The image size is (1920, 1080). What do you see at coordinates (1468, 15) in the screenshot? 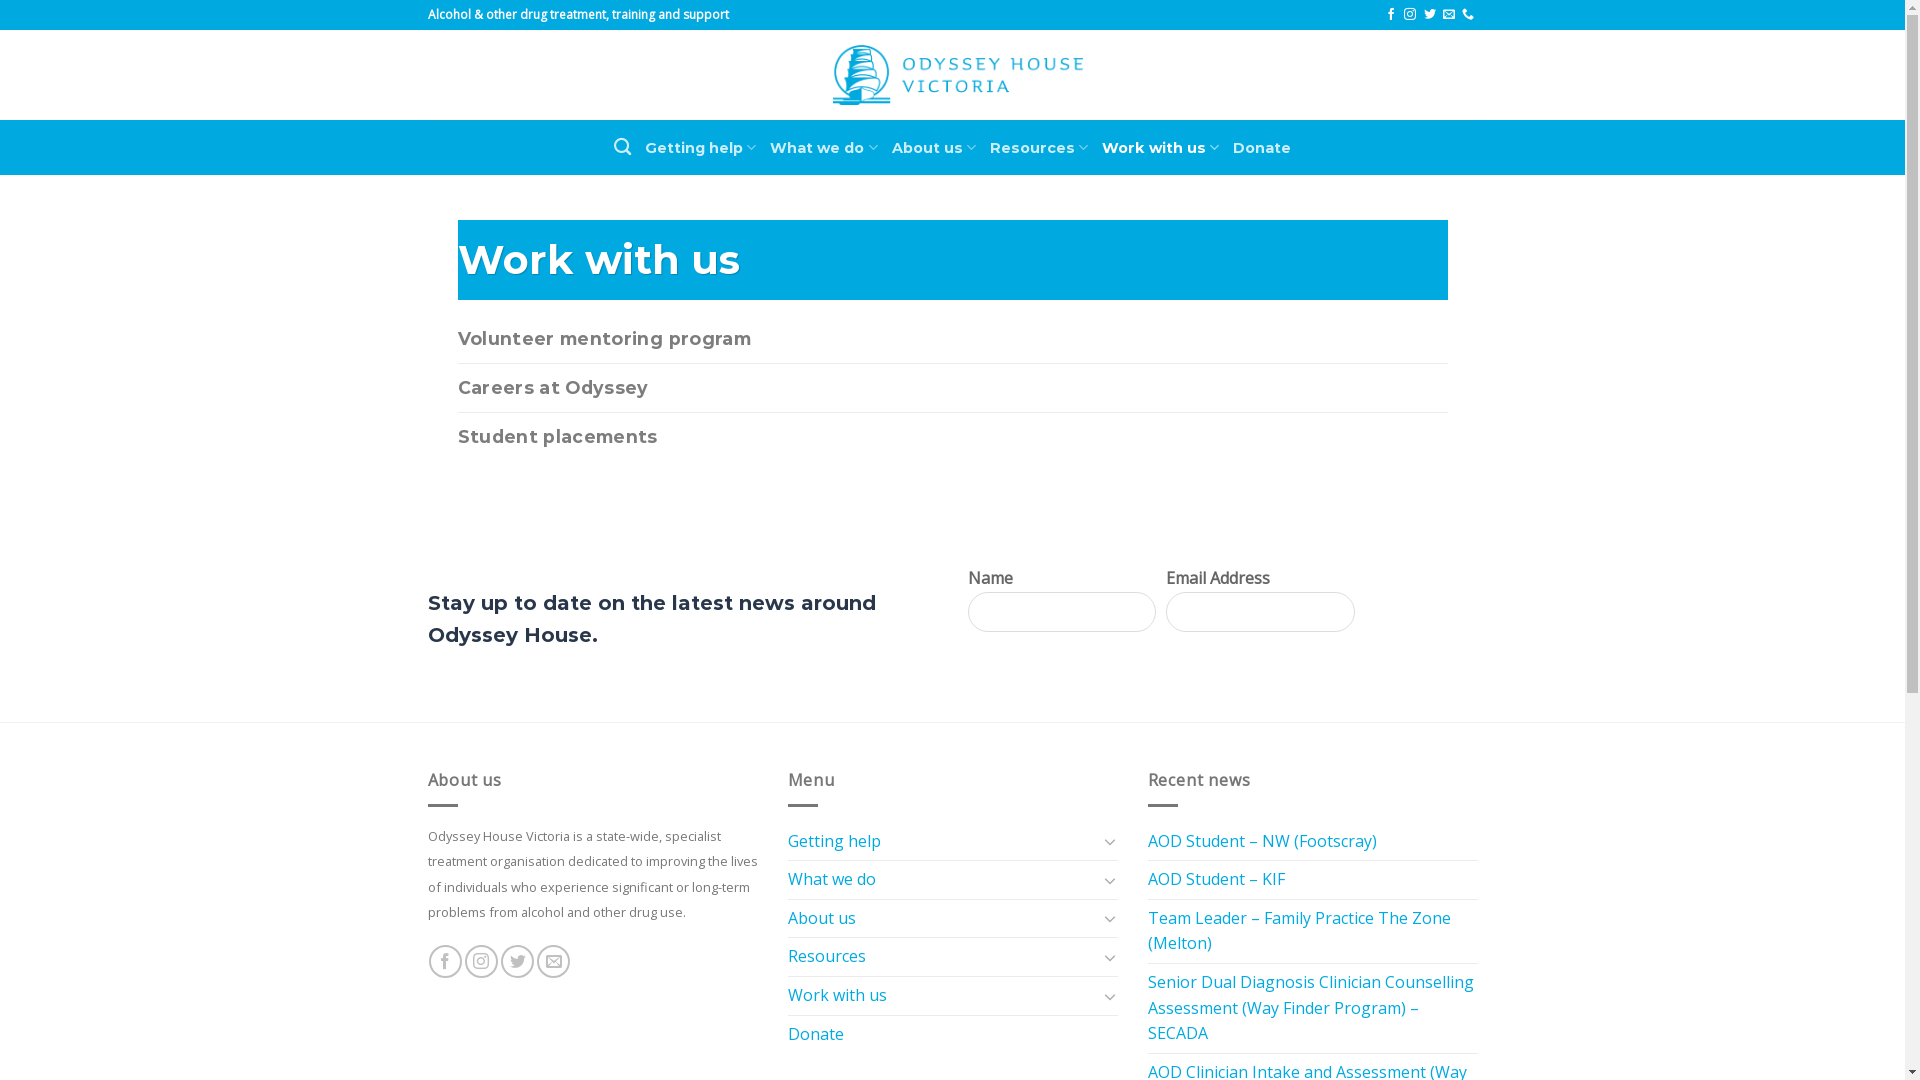
I see `'Call us'` at bounding box center [1468, 15].